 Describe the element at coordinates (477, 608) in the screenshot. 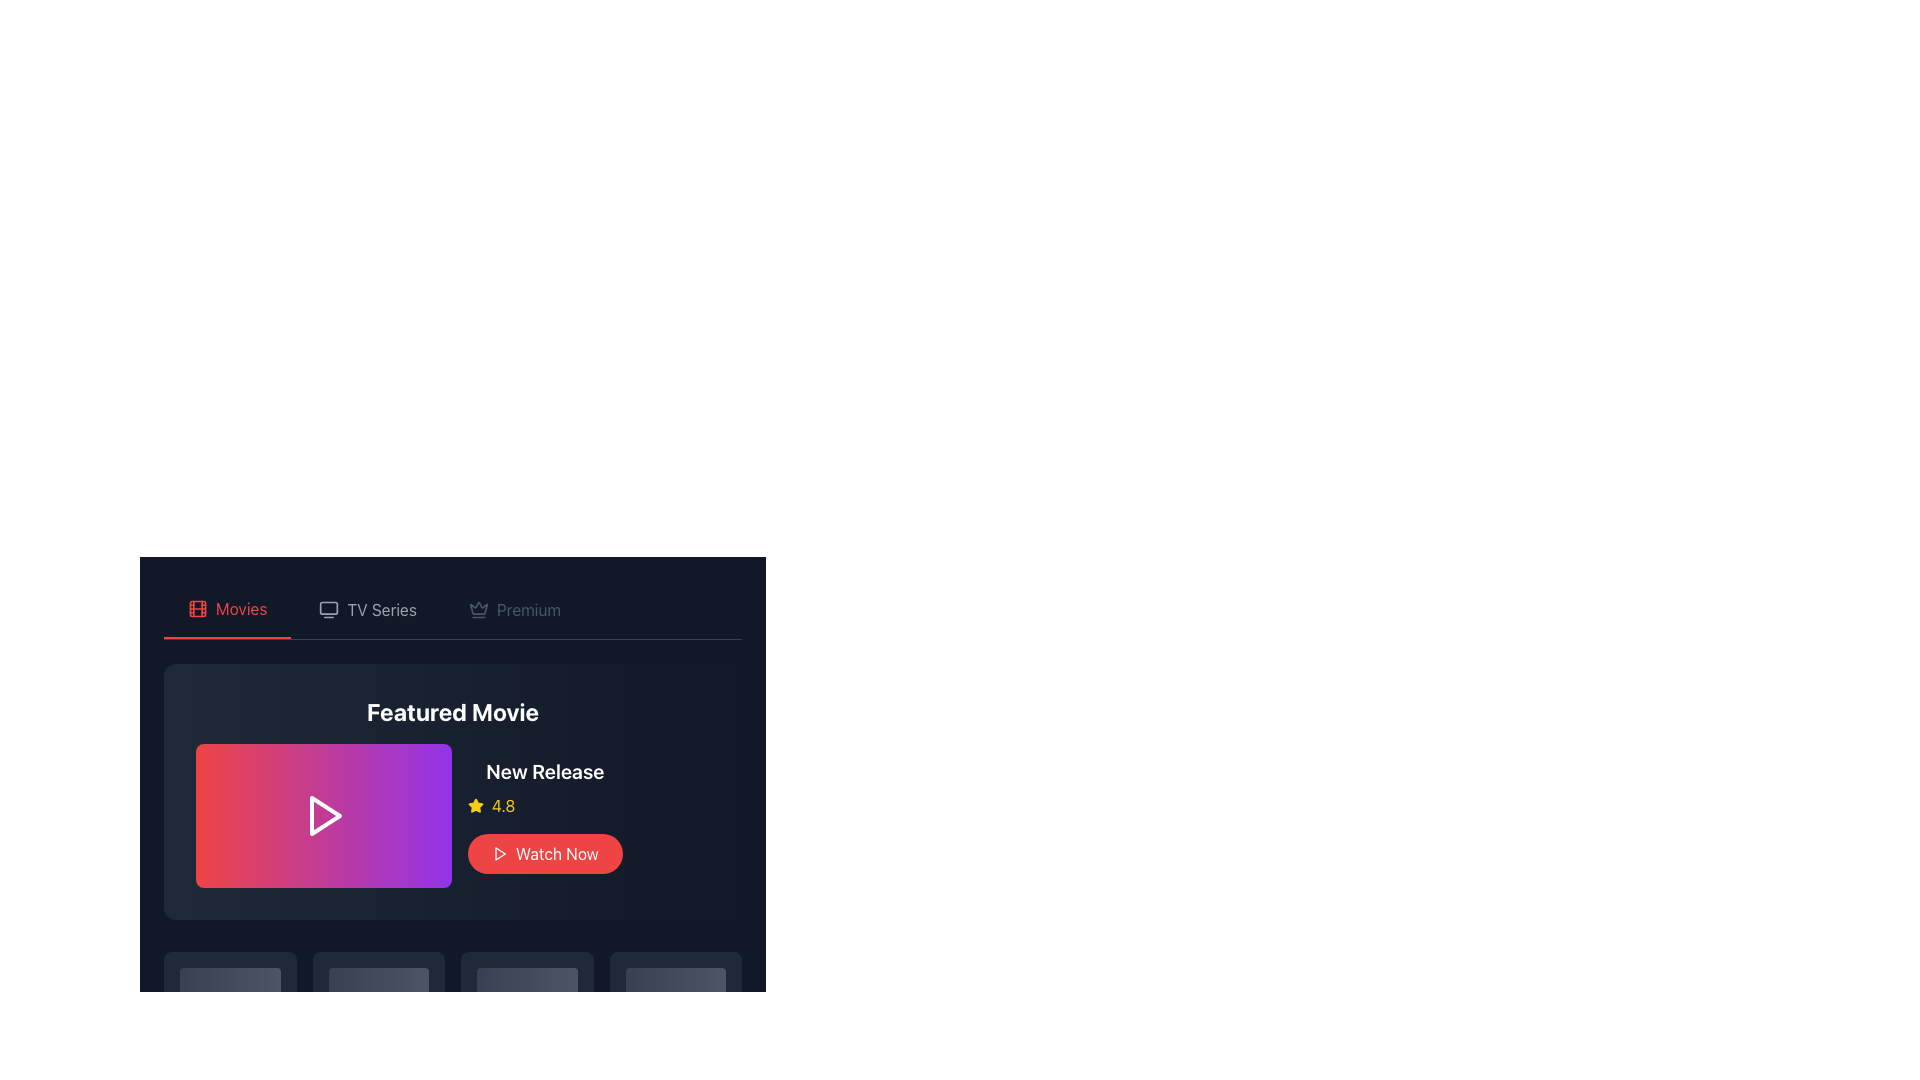

I see `the premium content icon located centrally within the navigation header, positioned to the right of the 'TV Series' tab and to the left of the 'Premium' text label` at that location.